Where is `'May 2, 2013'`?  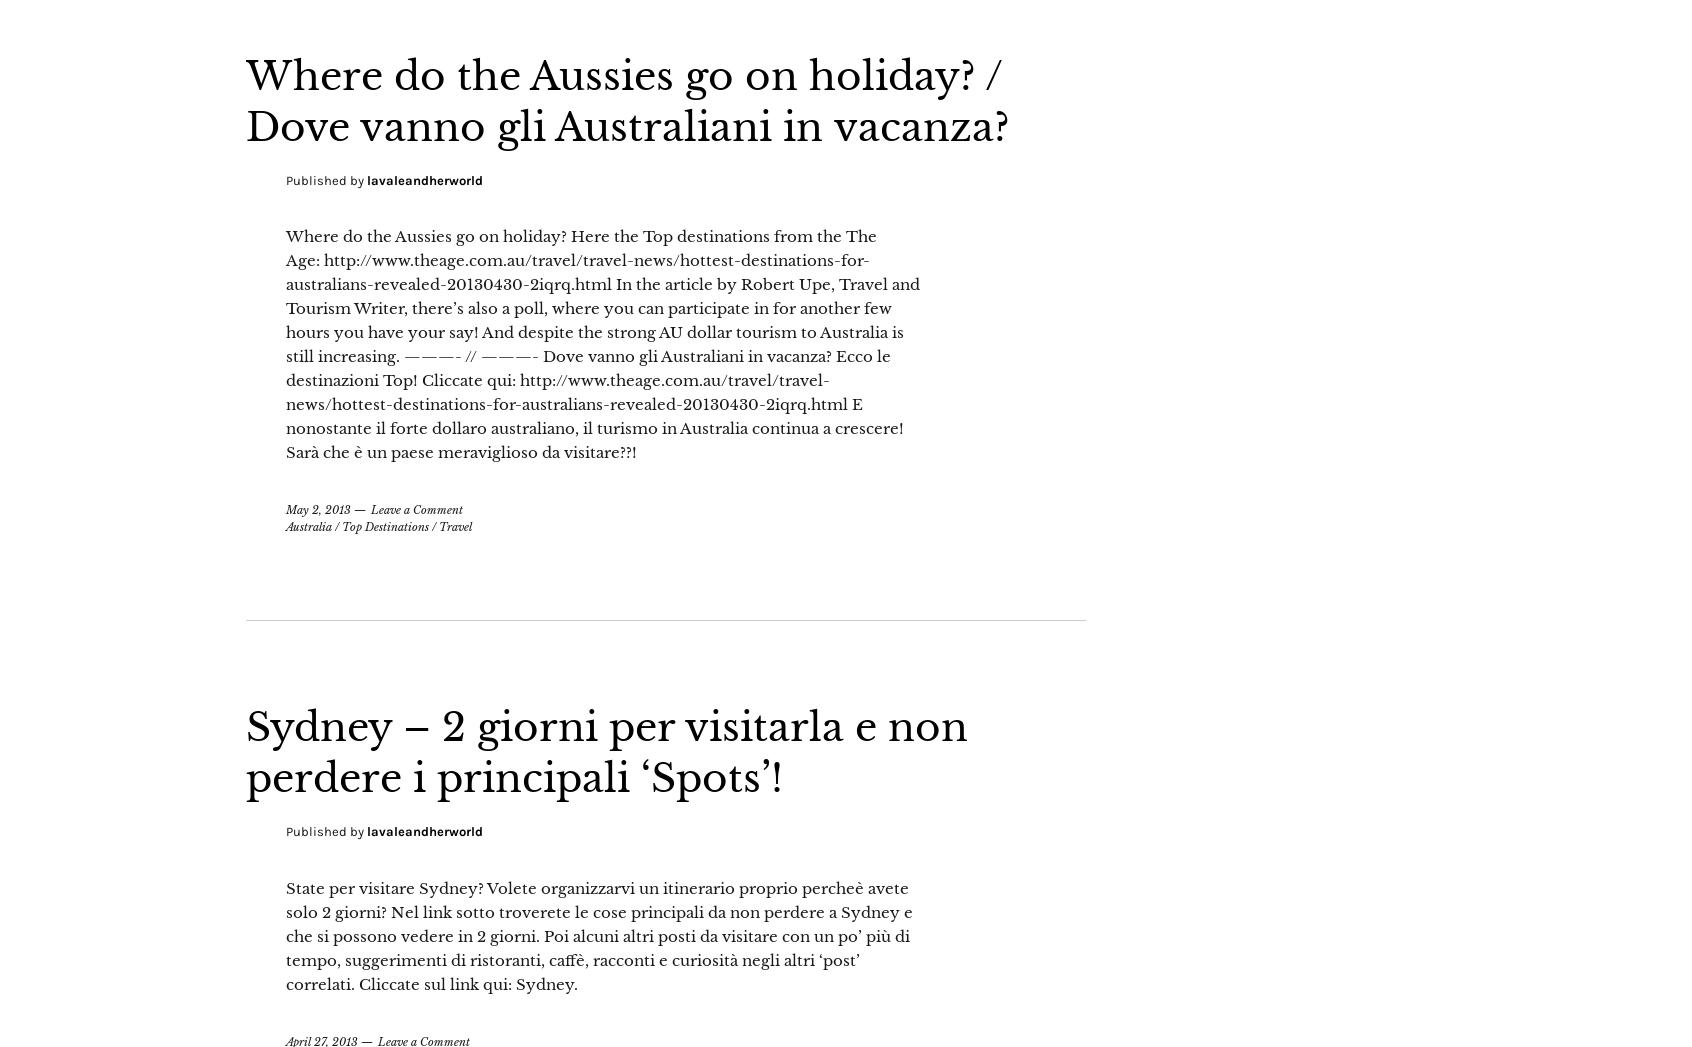 'May 2, 2013' is located at coordinates (284, 560).